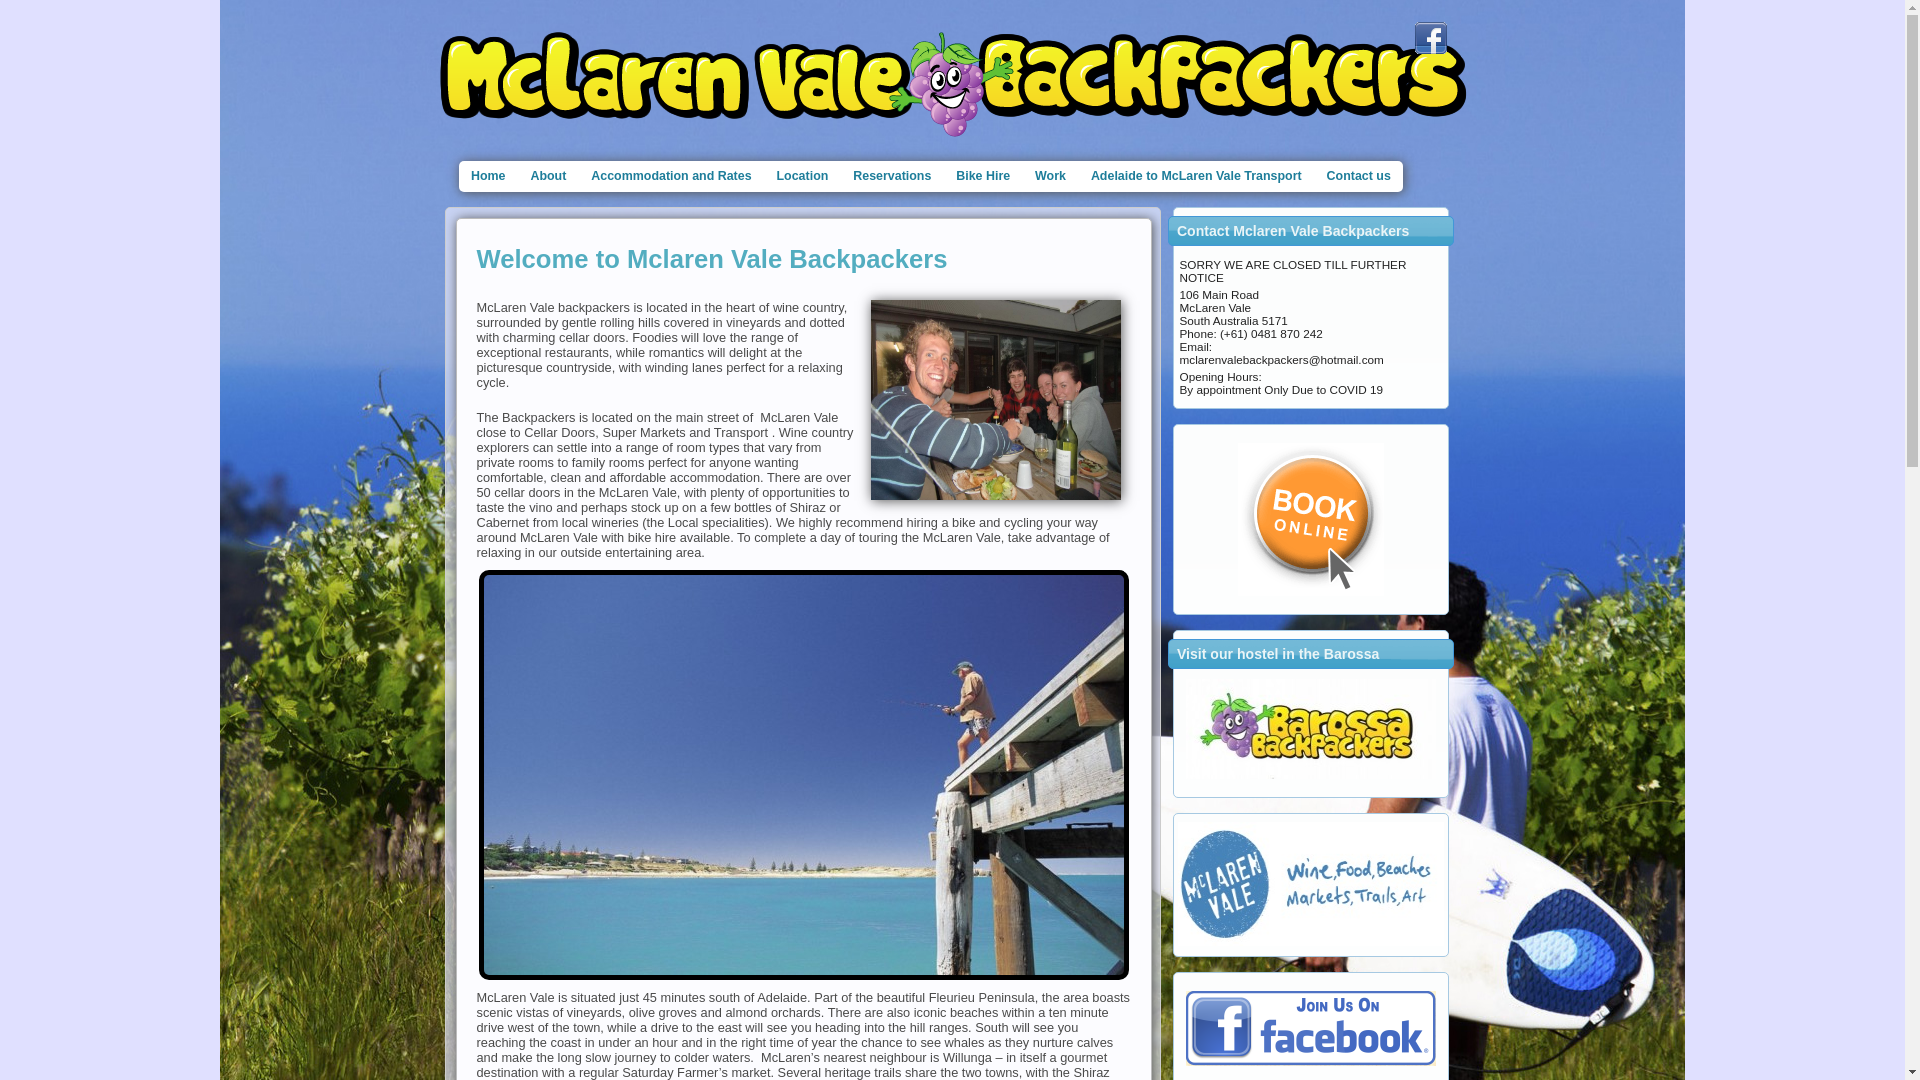 The image size is (1920, 1080). What do you see at coordinates (548, 175) in the screenshot?
I see `'About'` at bounding box center [548, 175].